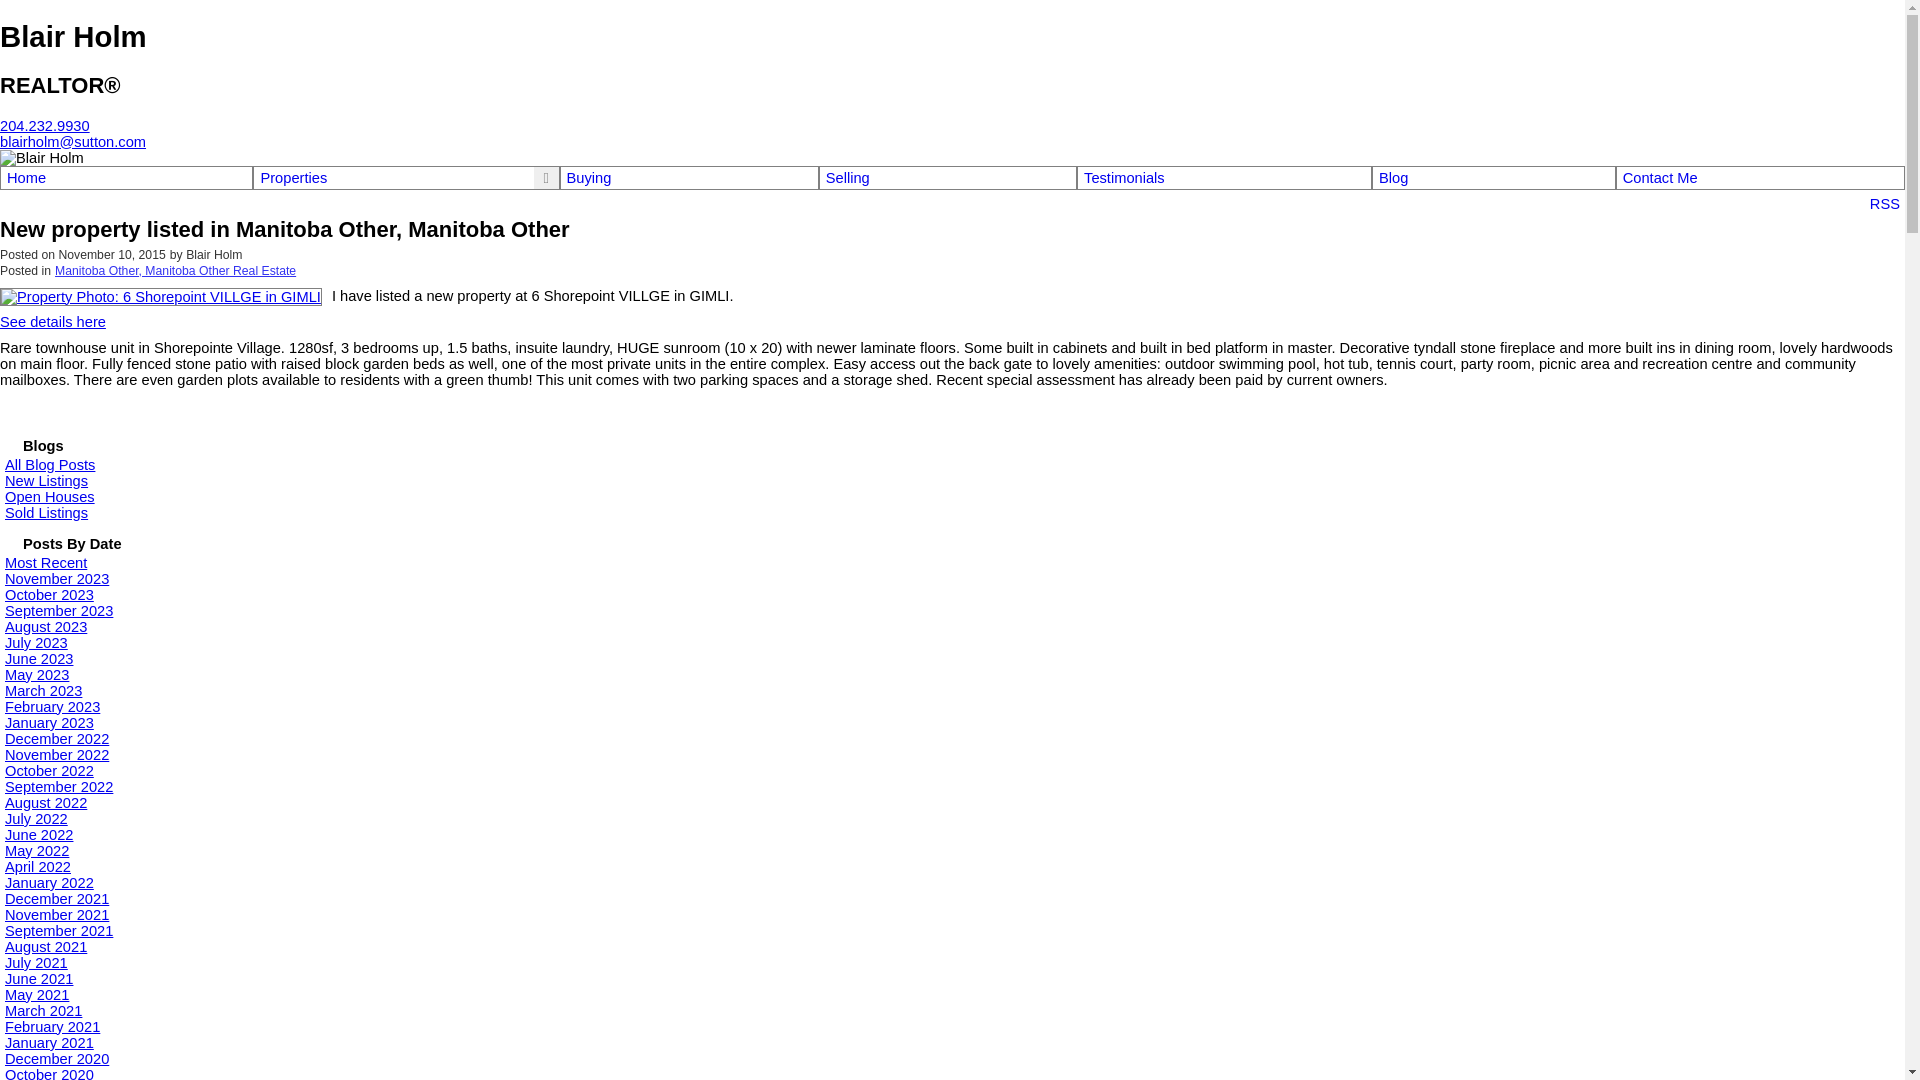 Image resolution: width=1920 pixels, height=1080 pixels. What do you see at coordinates (46, 946) in the screenshot?
I see `'August 2021'` at bounding box center [46, 946].